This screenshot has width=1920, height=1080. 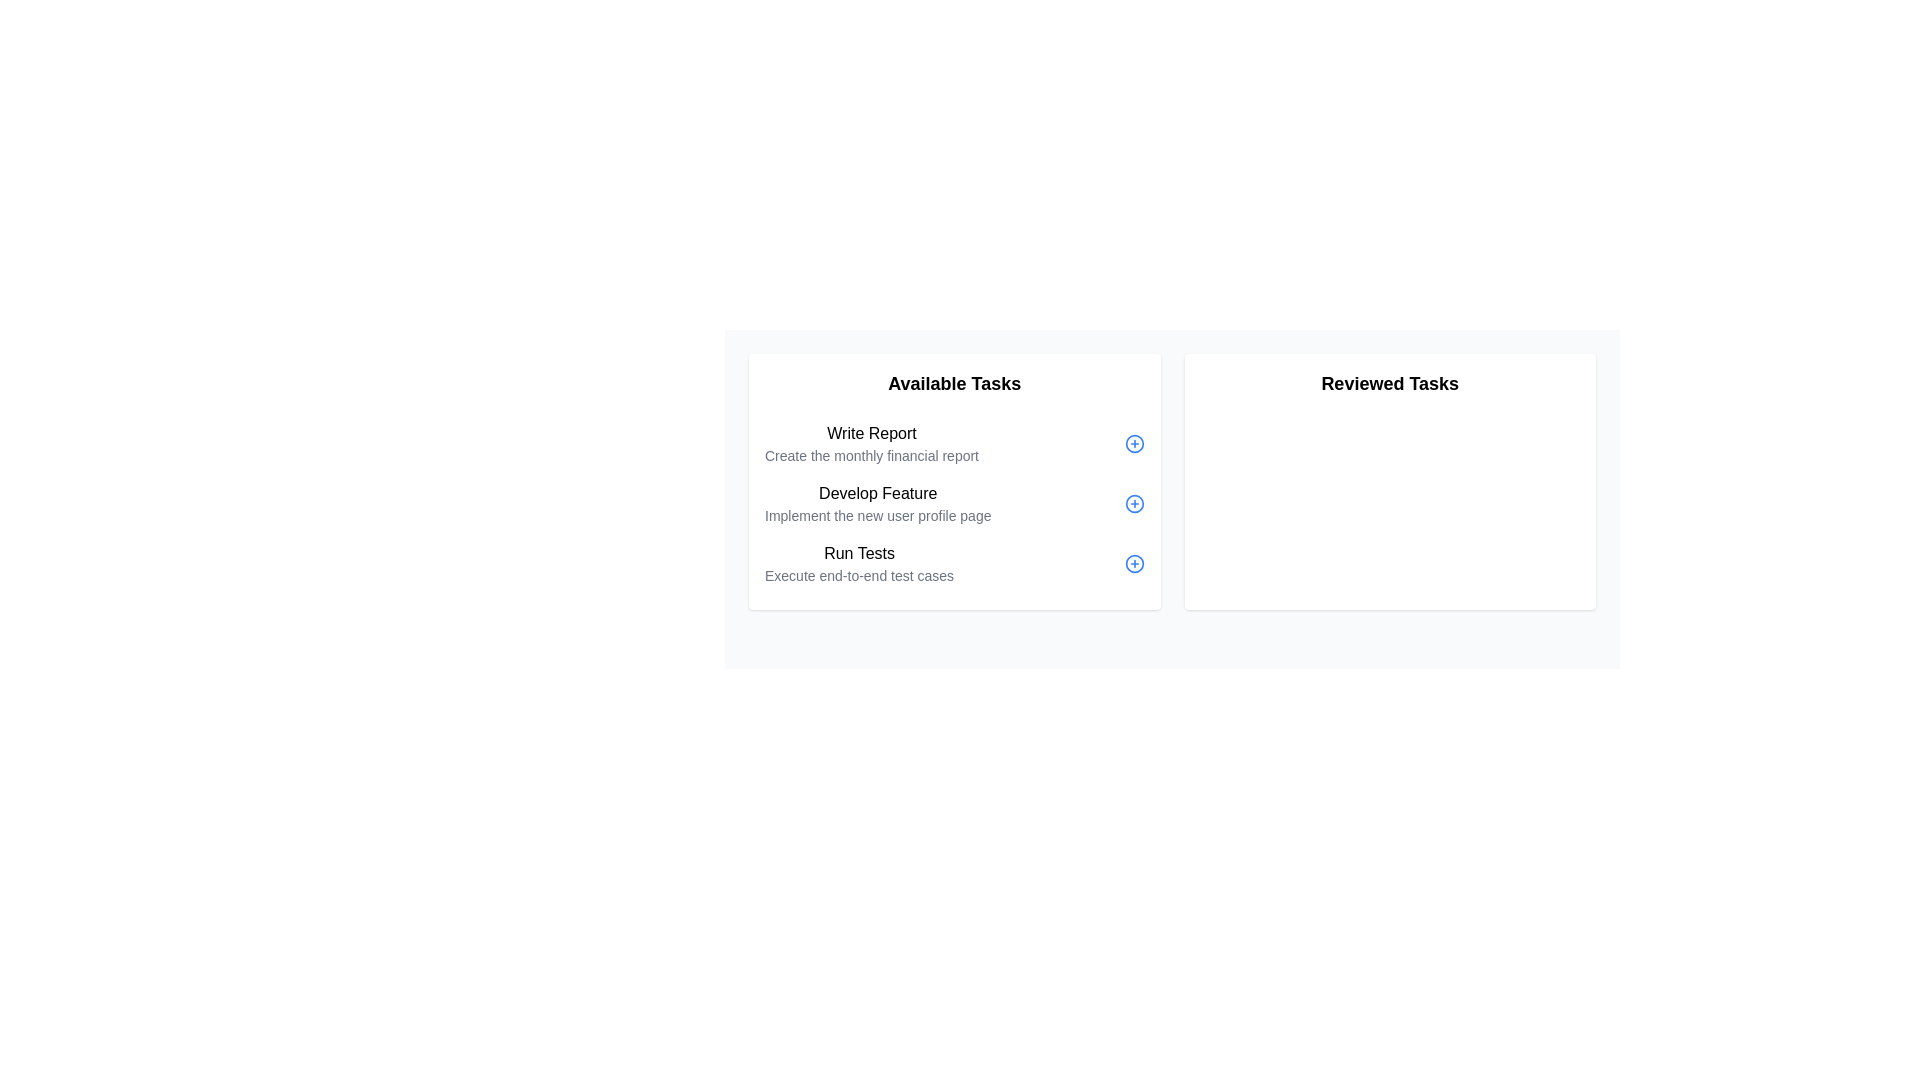 What do you see at coordinates (878, 493) in the screenshot?
I see `text label indicating the title of the task, which is 'Develop Feature', located centrally under 'Available Tasks' as the second task listed` at bounding box center [878, 493].